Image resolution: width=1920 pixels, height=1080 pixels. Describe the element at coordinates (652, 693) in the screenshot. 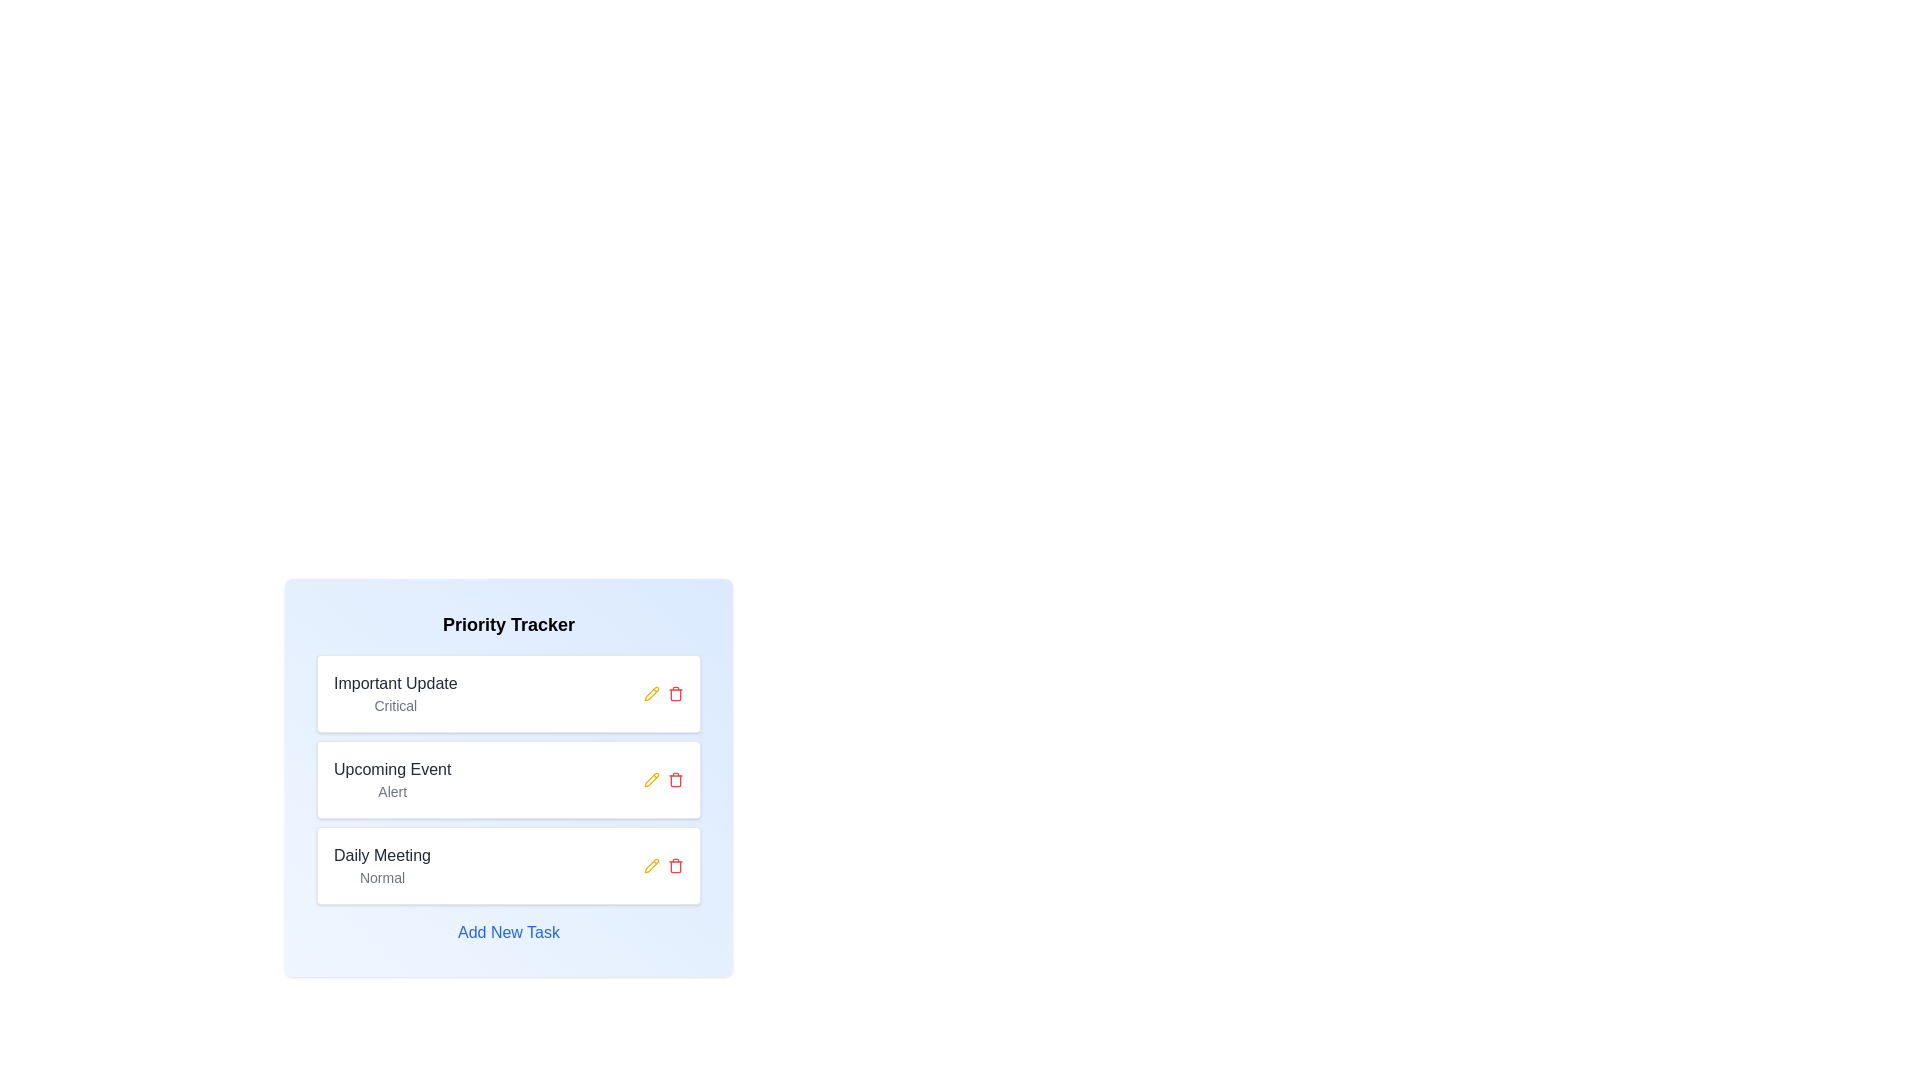

I see `the pencil icon associated with the chip titled Important Update` at that location.